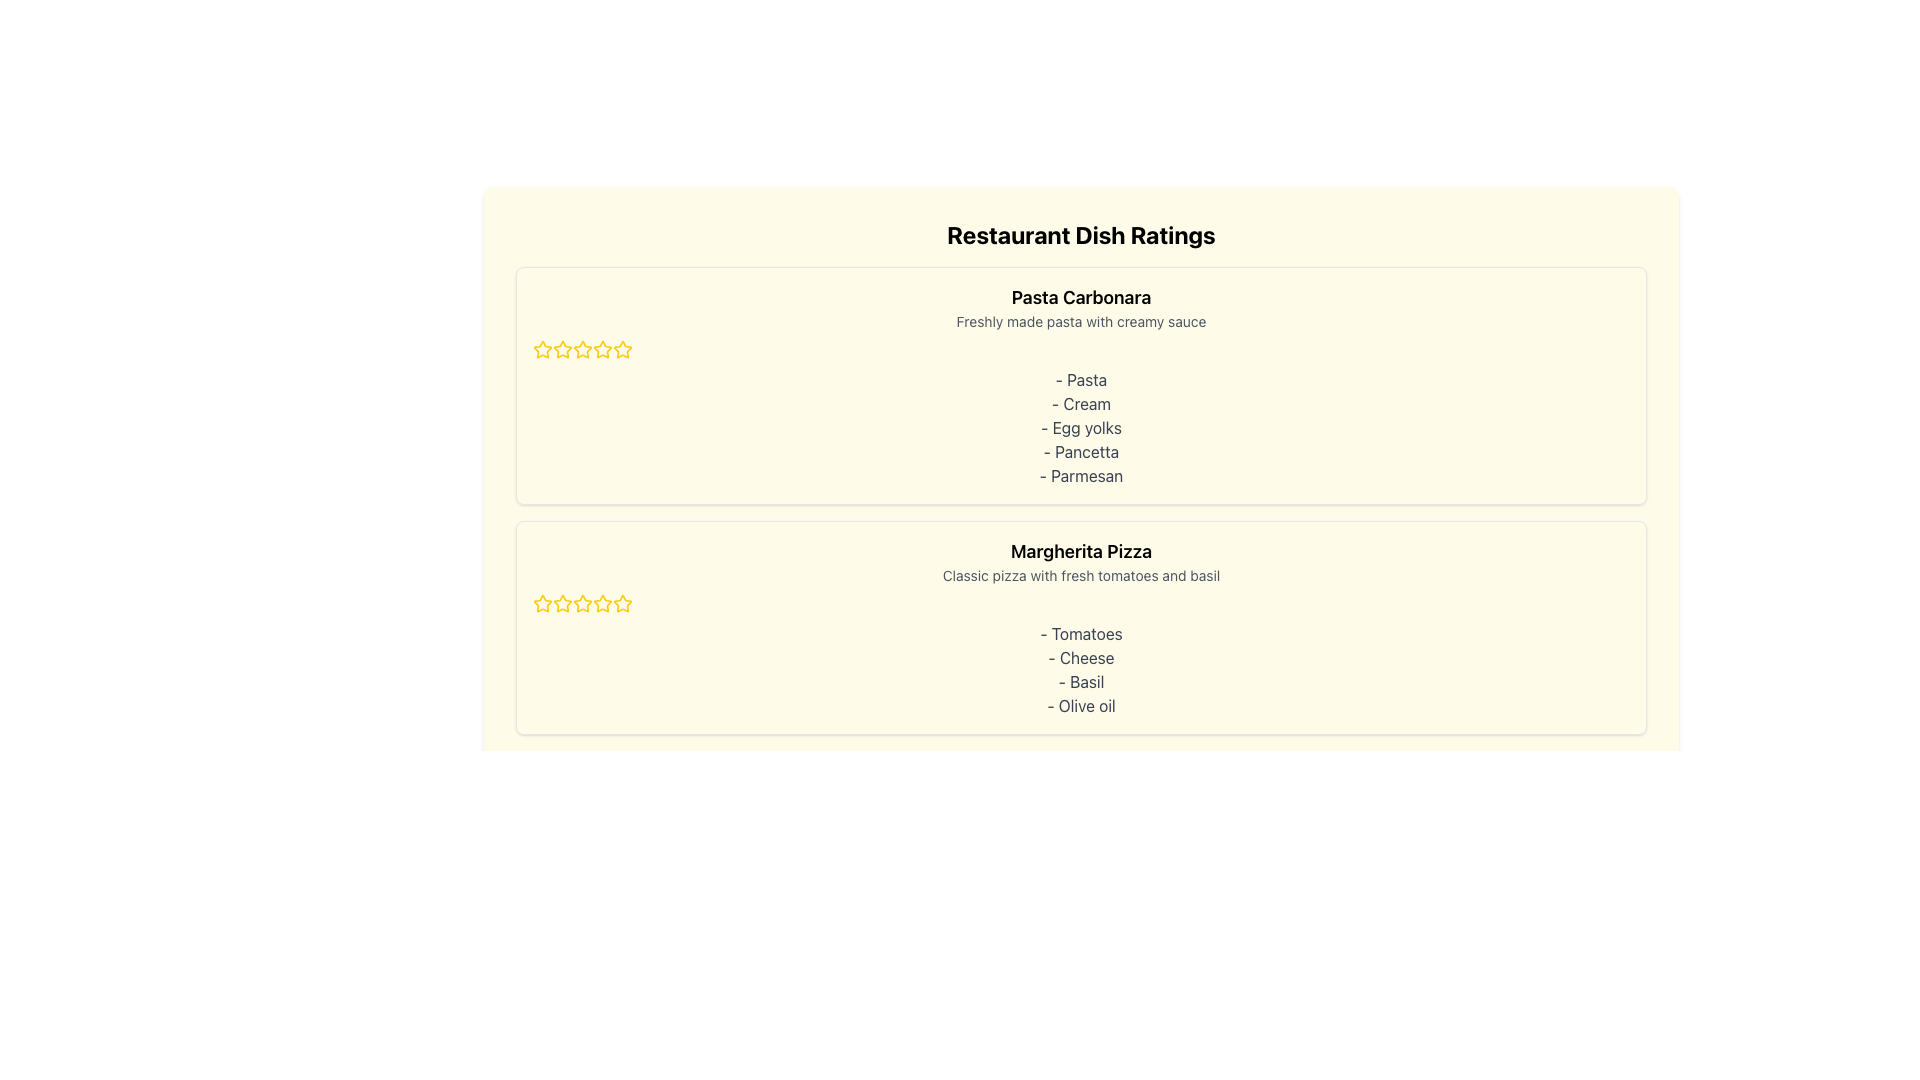  I want to click on the fourth star-shaped icon with a yellow outline in the rating widget for 'Pasta Carbonara', so click(622, 348).